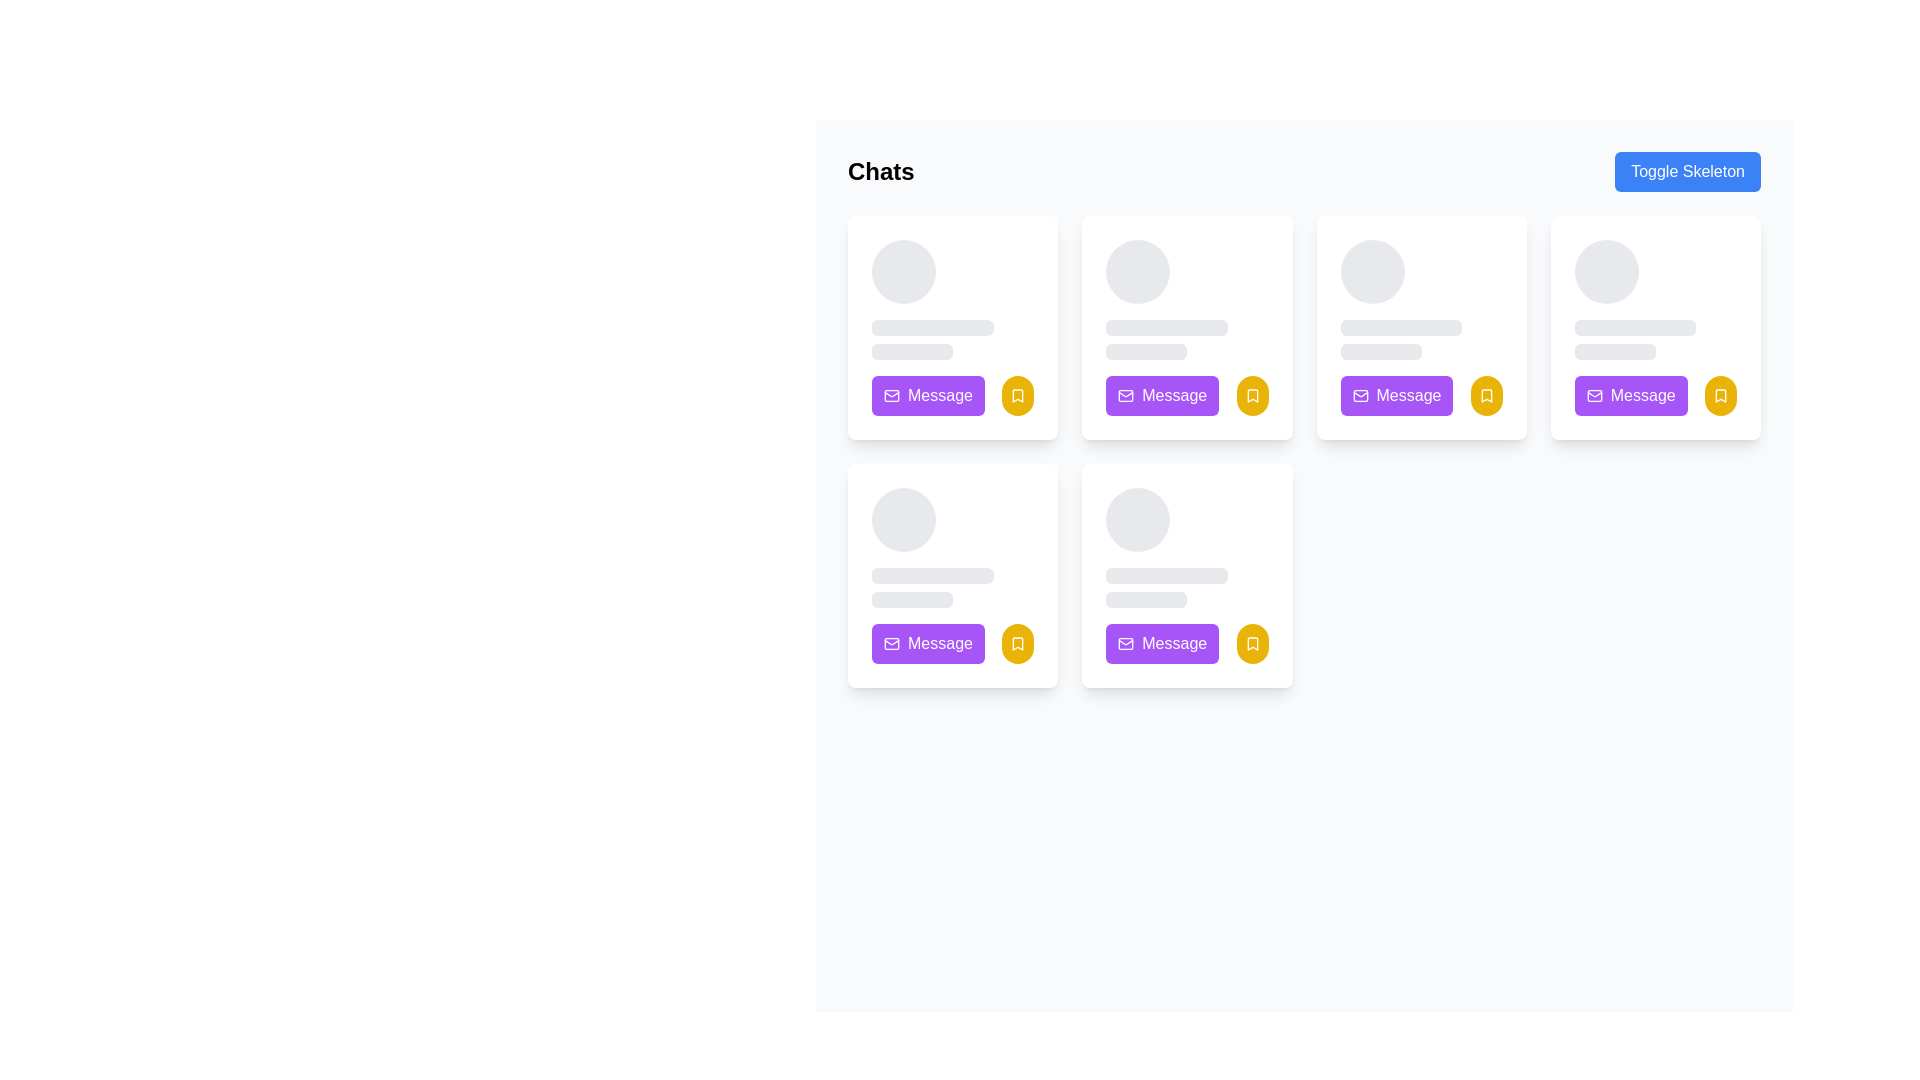  What do you see at coordinates (1486, 396) in the screenshot?
I see `the yellow bookmark icon located in the bottom-right corner of the third profile card` at bounding box center [1486, 396].